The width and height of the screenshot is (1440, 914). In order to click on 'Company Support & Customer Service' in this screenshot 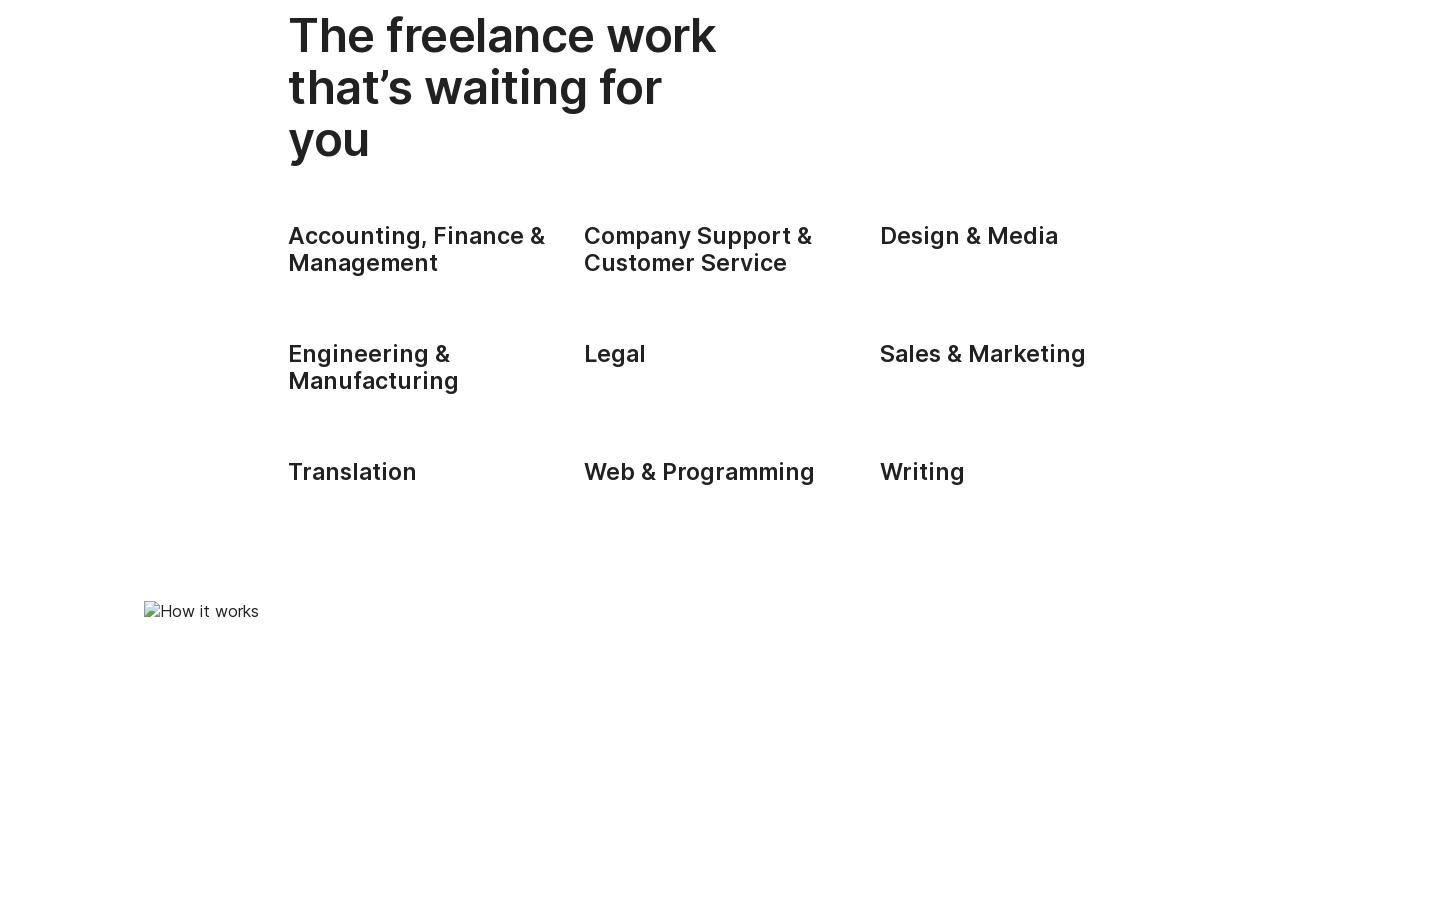, I will do `click(697, 247)`.